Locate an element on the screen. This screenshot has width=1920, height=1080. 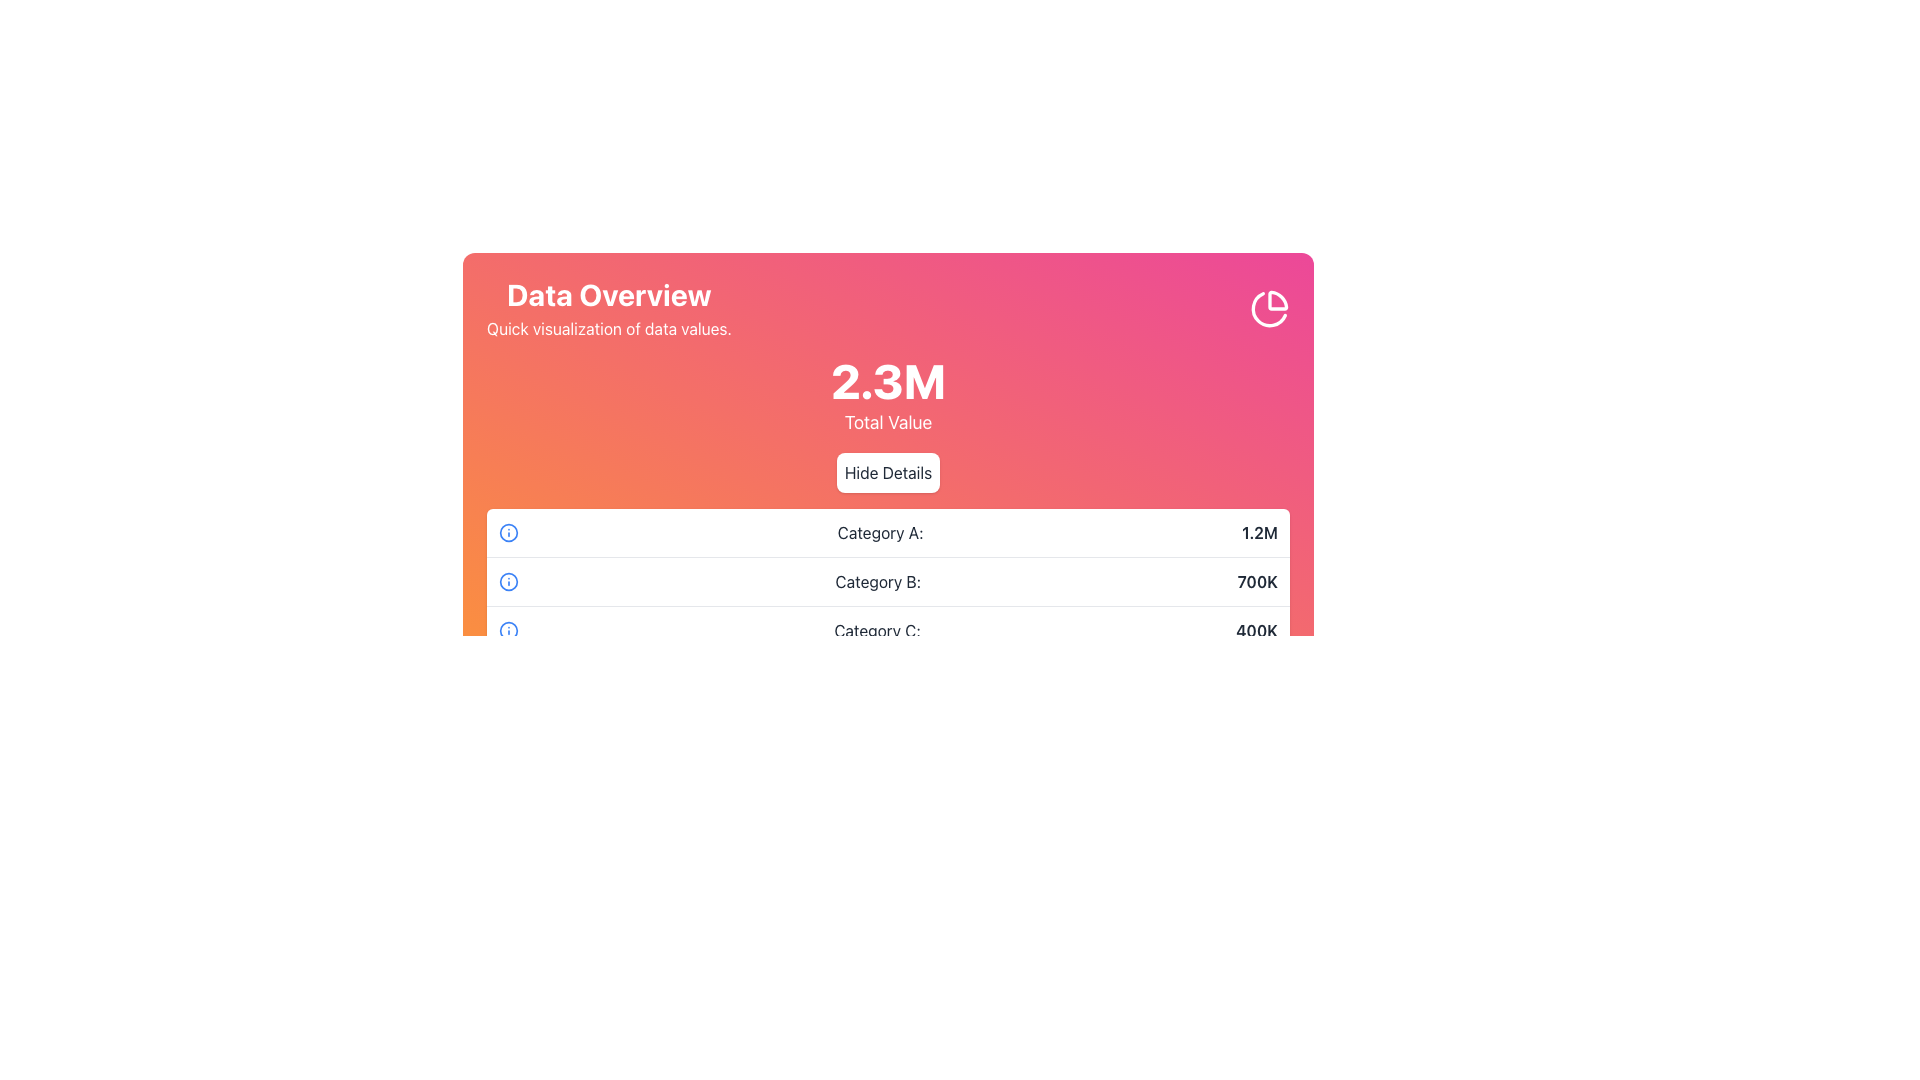
the informational icon positioned to the left of the text 'Category A: 1.2M', which is the first icon in a vertical sequence of similar icons is located at coordinates (508, 531).